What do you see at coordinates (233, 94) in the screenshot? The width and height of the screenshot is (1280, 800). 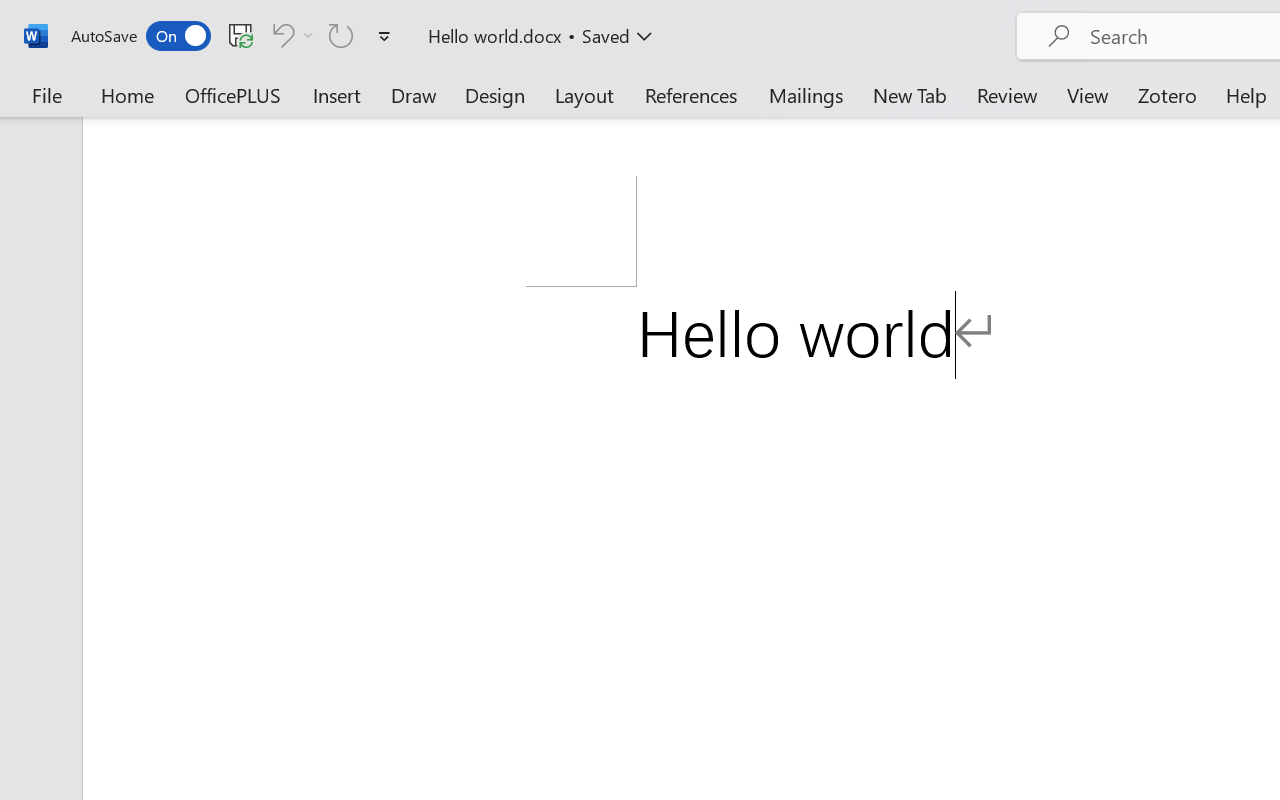 I see `'OfficePLUS'` at bounding box center [233, 94].